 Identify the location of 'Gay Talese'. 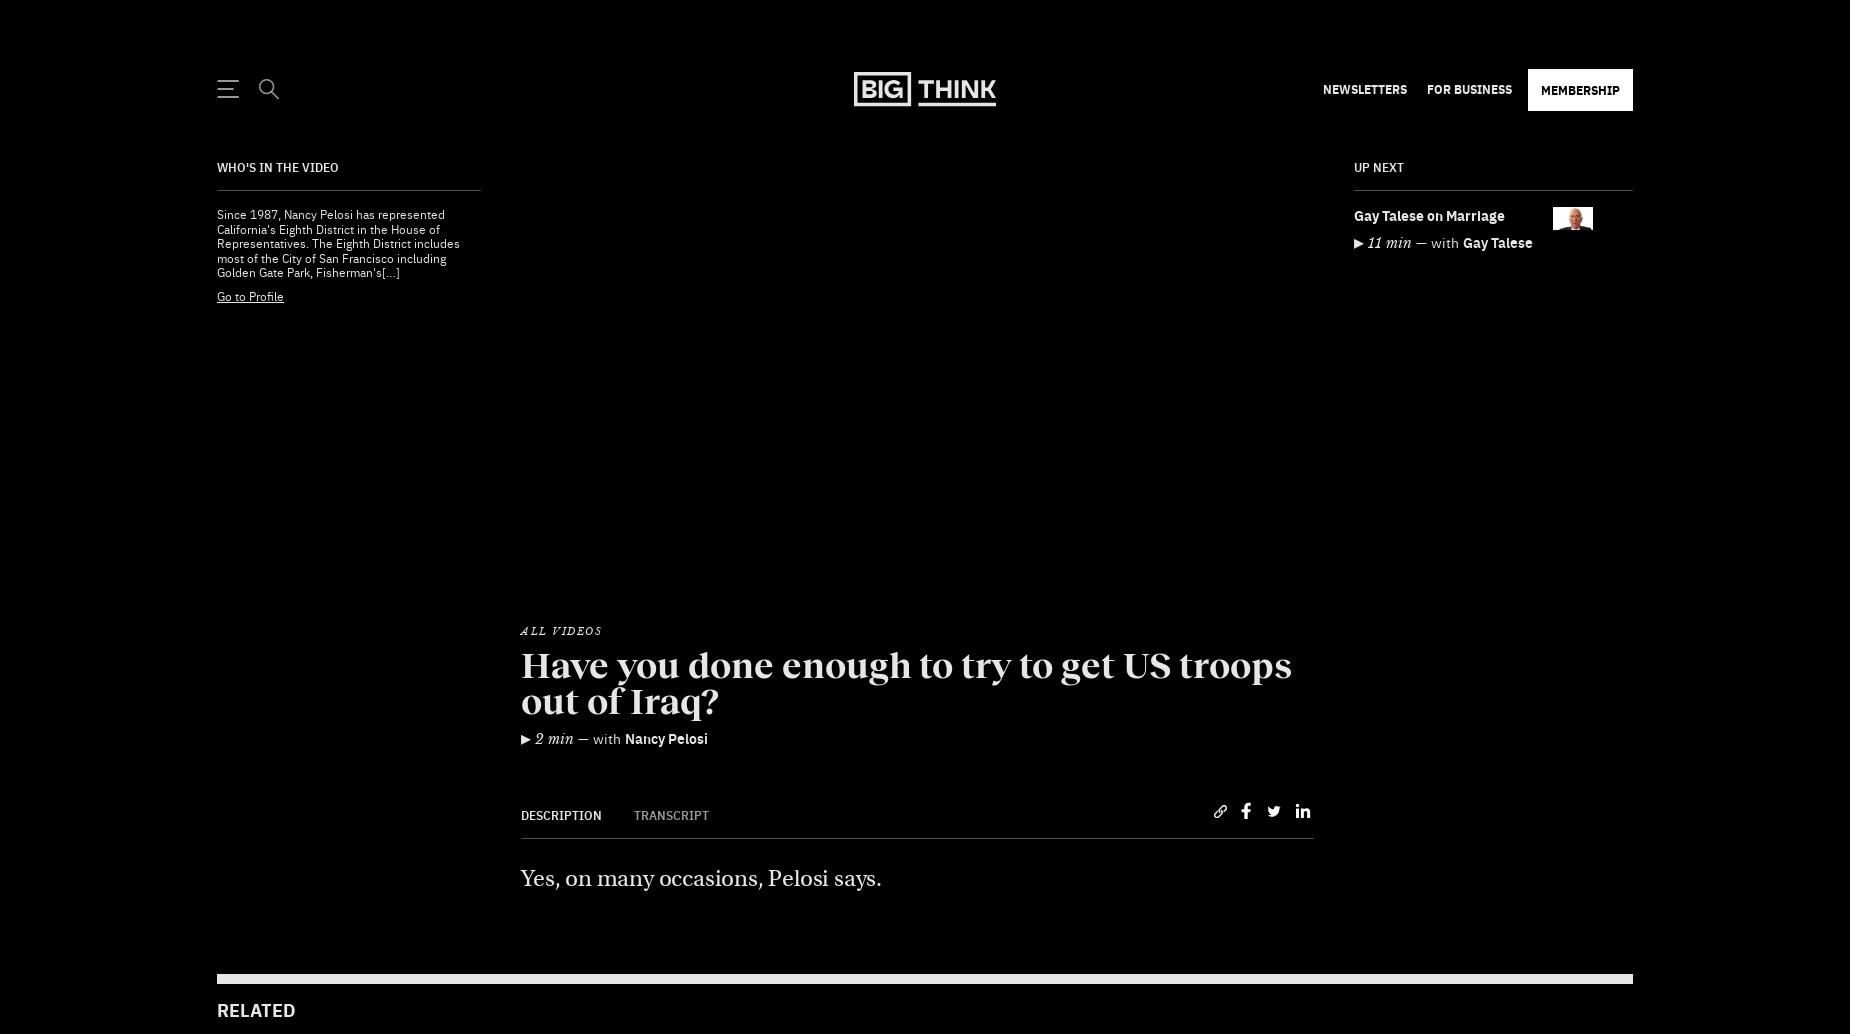
(1497, 193).